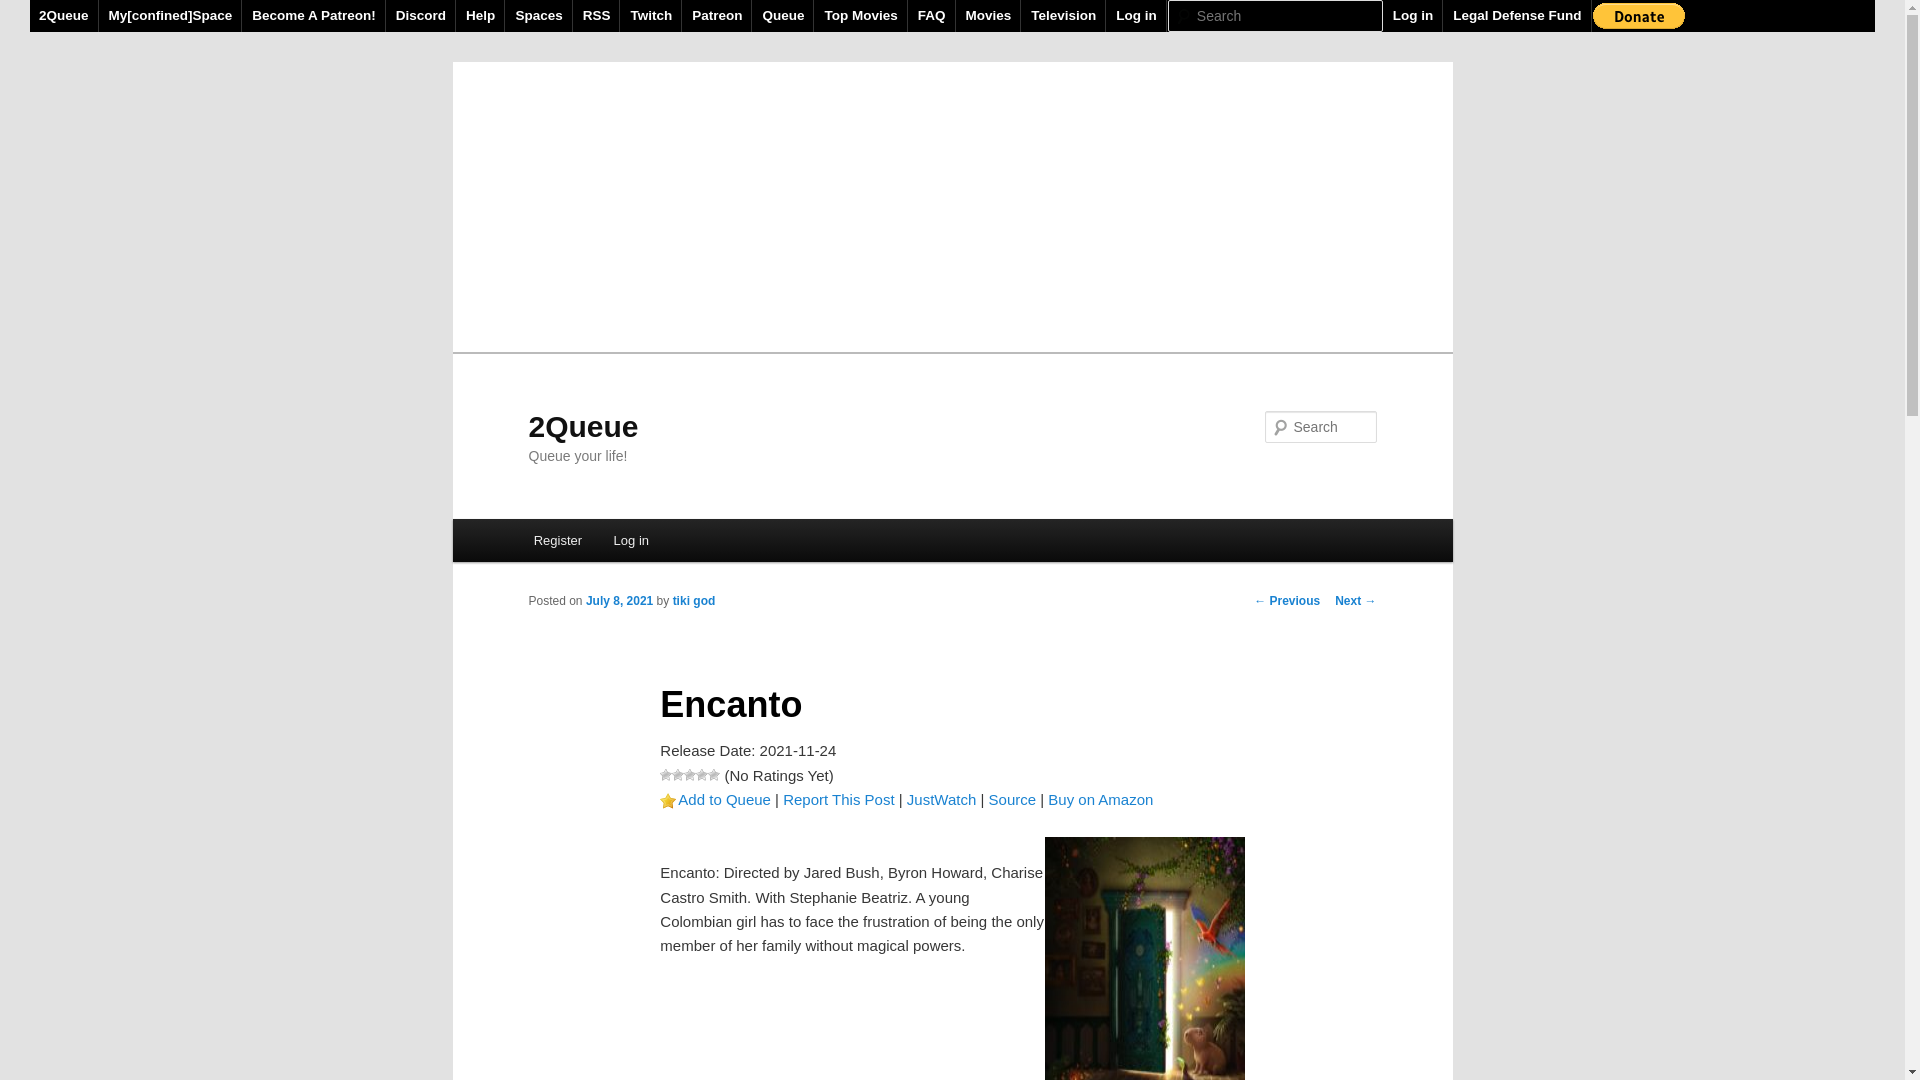 This screenshot has height=1080, width=1920. What do you see at coordinates (651, 15) in the screenshot?
I see `'Twitch'` at bounding box center [651, 15].